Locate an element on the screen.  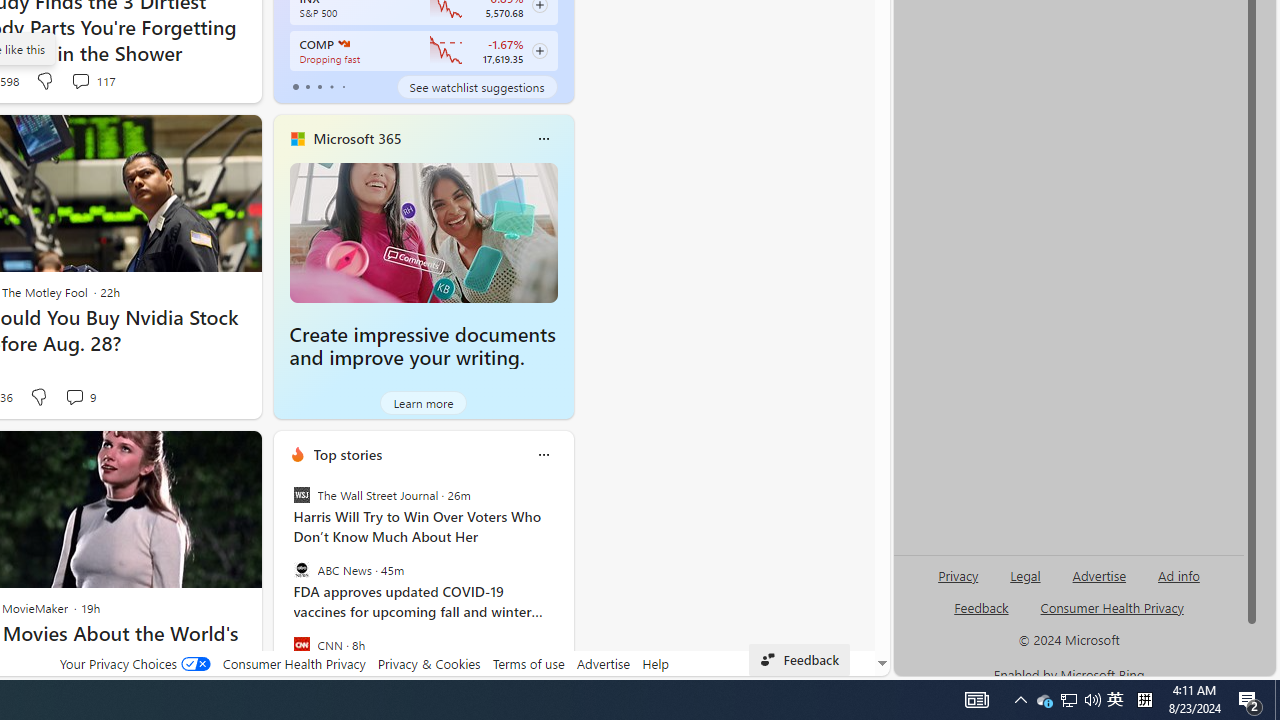
'tab-0' is located at coordinates (294, 86).